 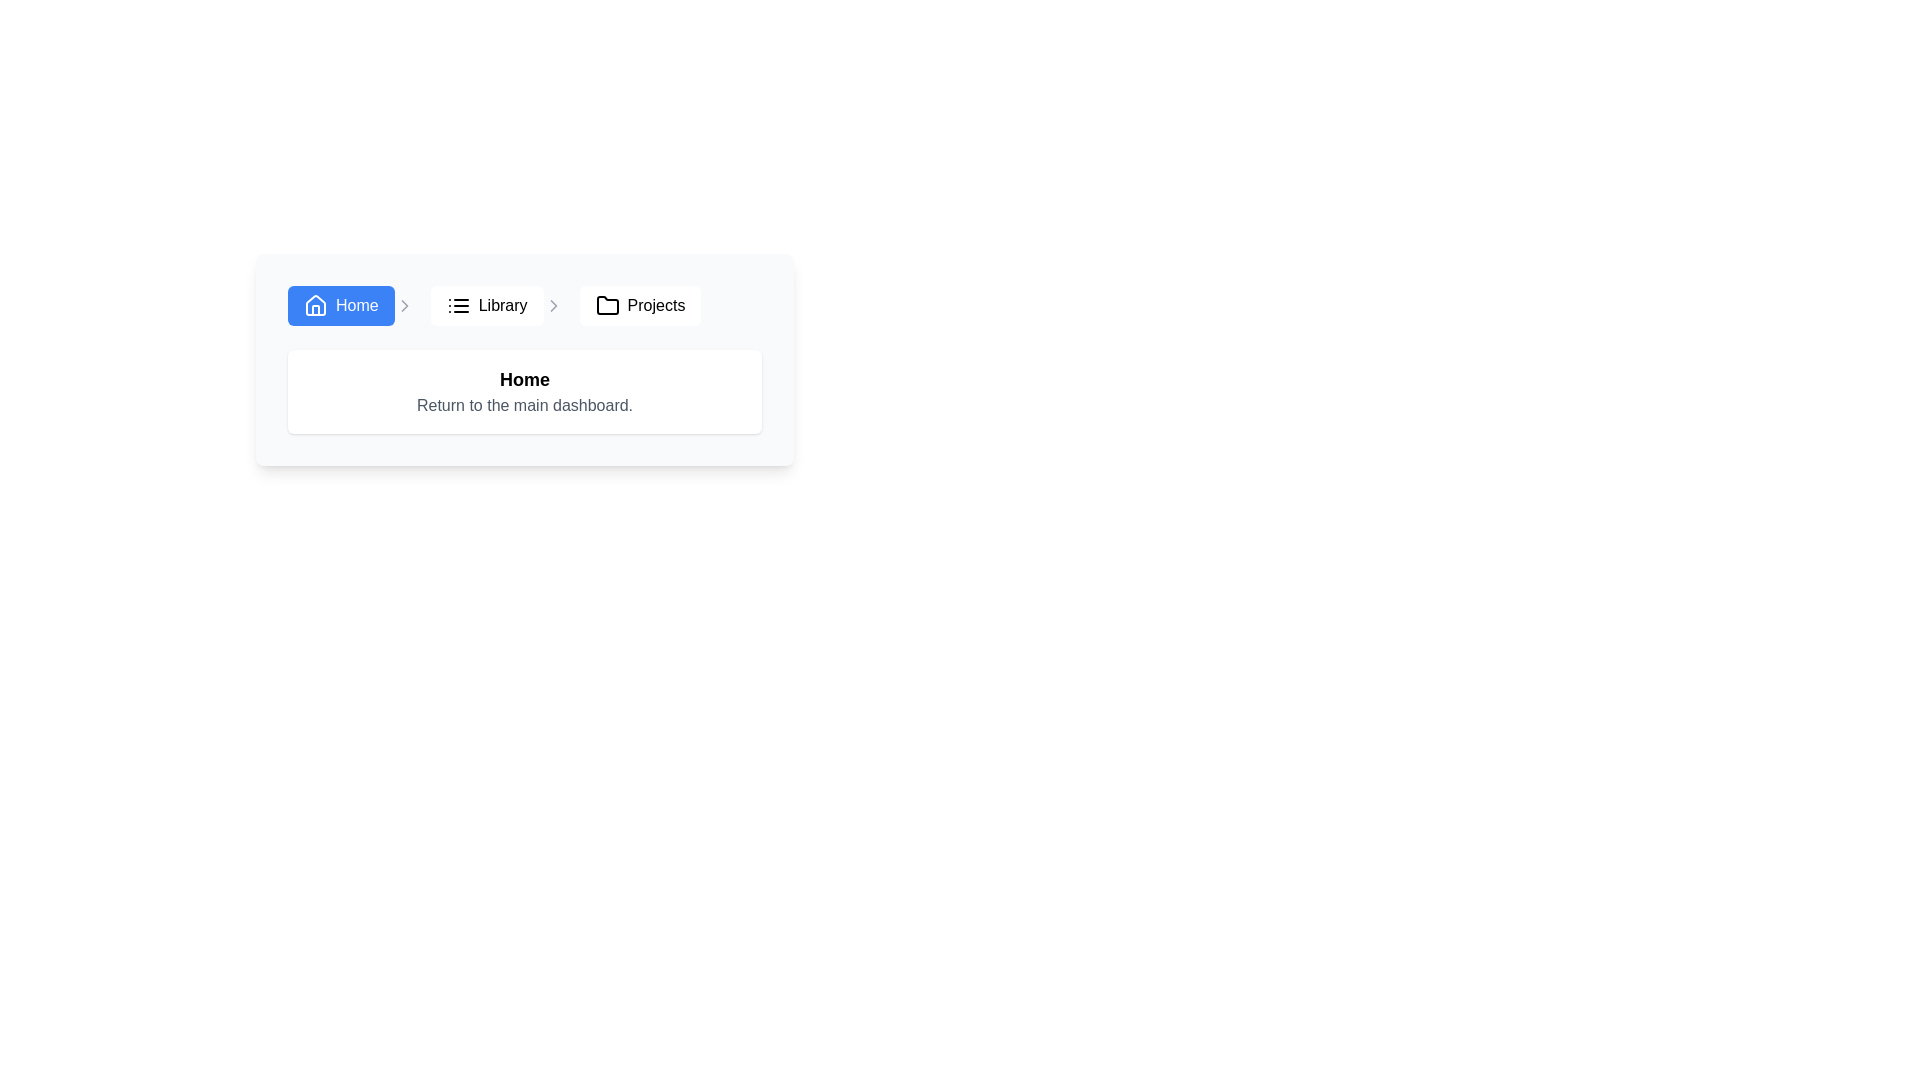 I want to click on text label displaying 'Library' located in the navigation section, positioned to the right of the list icon and between the 'Home' and 'Projects' sections, so click(x=503, y=305).